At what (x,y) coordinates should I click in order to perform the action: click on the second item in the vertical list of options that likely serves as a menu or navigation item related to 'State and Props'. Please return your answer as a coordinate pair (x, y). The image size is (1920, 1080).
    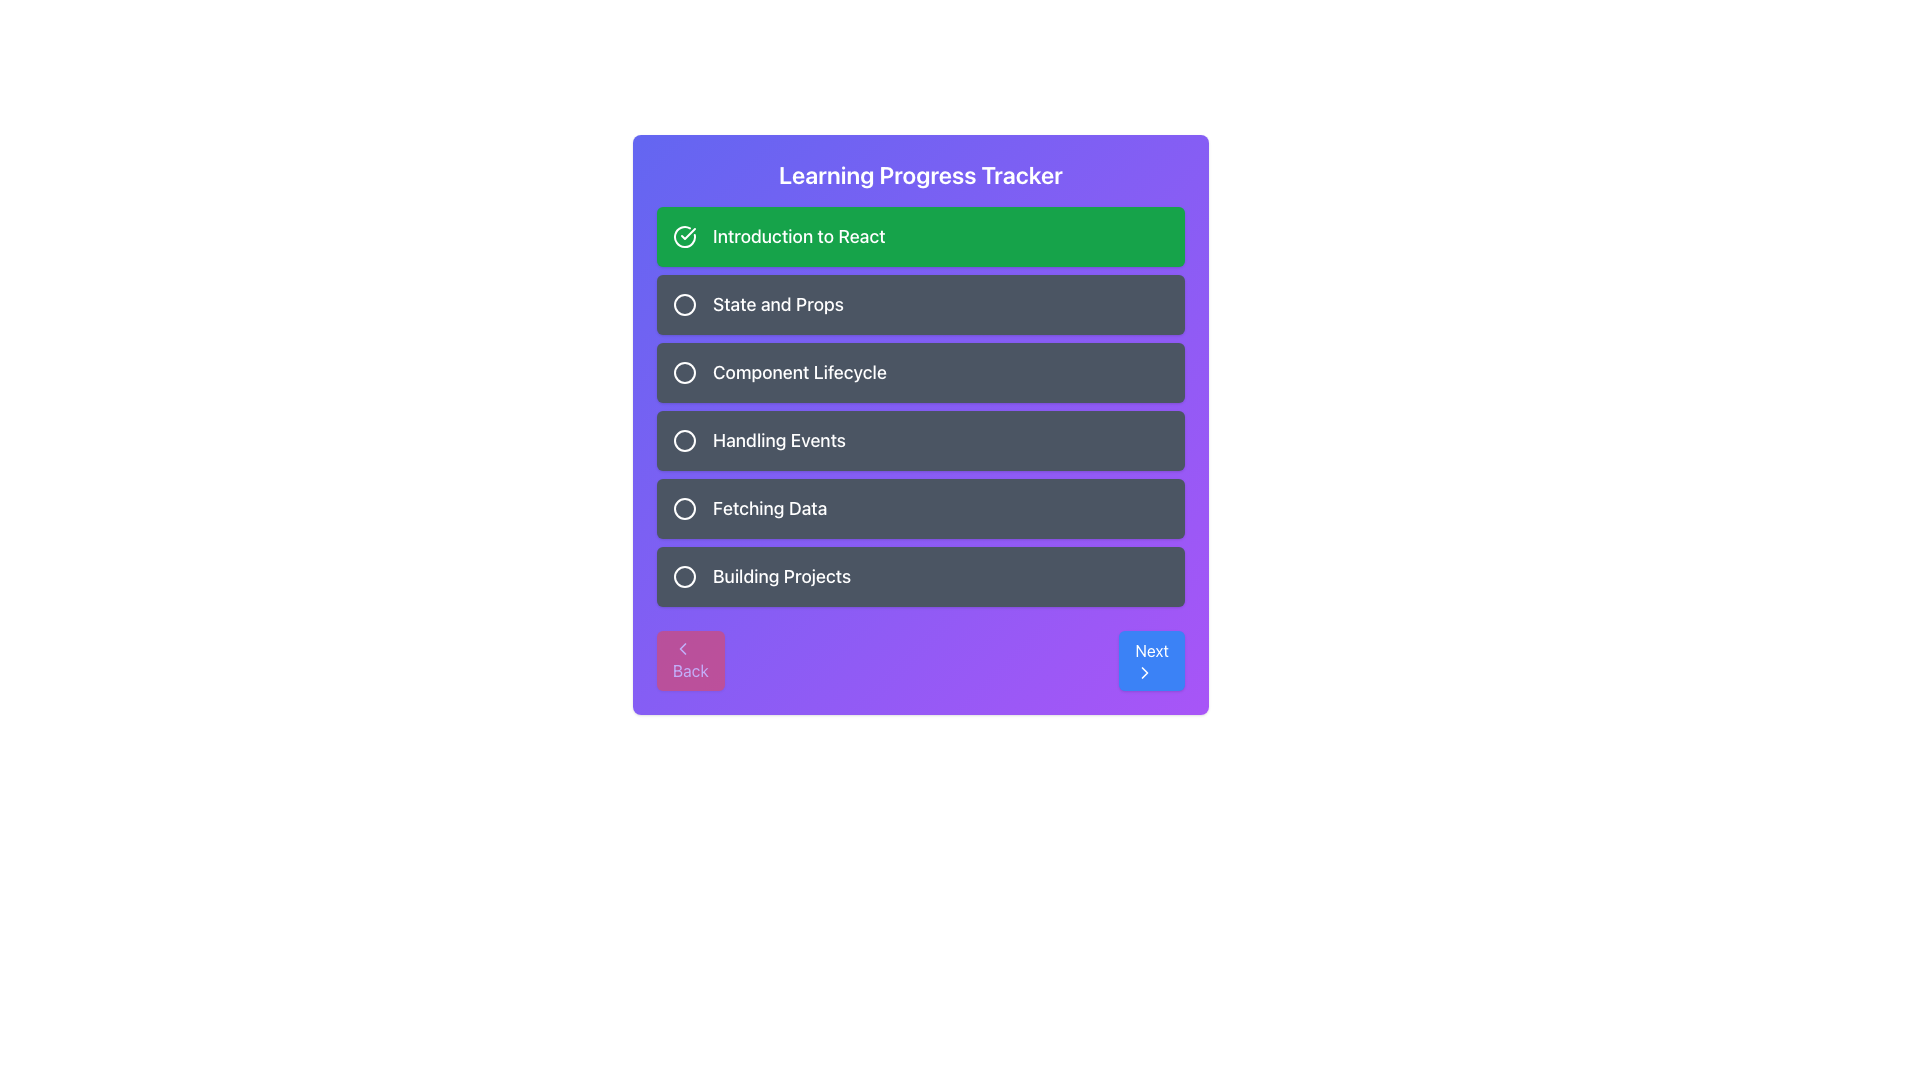
    Looking at the image, I should click on (920, 304).